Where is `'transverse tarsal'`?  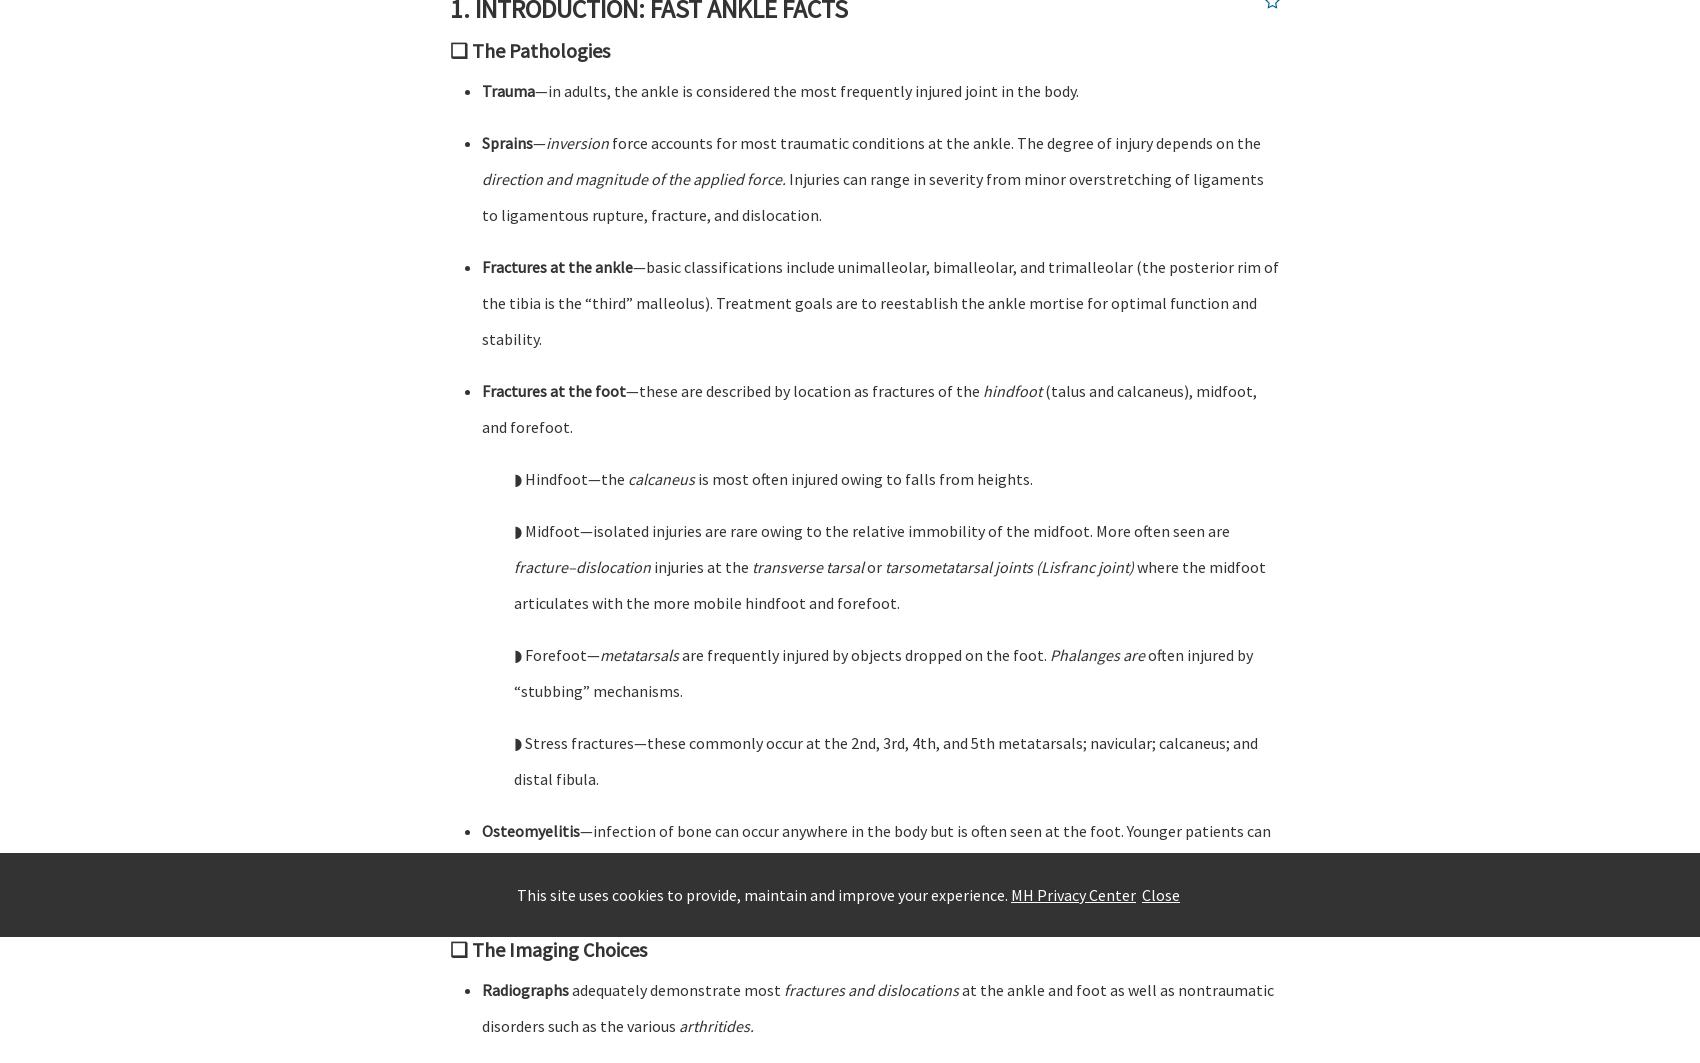 'transverse tarsal' is located at coordinates (807, 566).